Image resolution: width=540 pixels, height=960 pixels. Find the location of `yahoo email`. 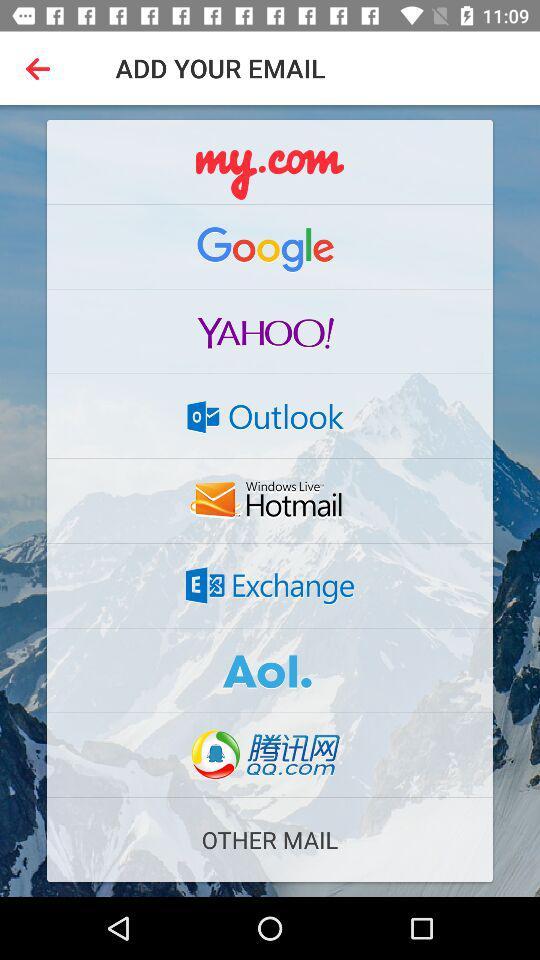

yahoo email is located at coordinates (270, 331).